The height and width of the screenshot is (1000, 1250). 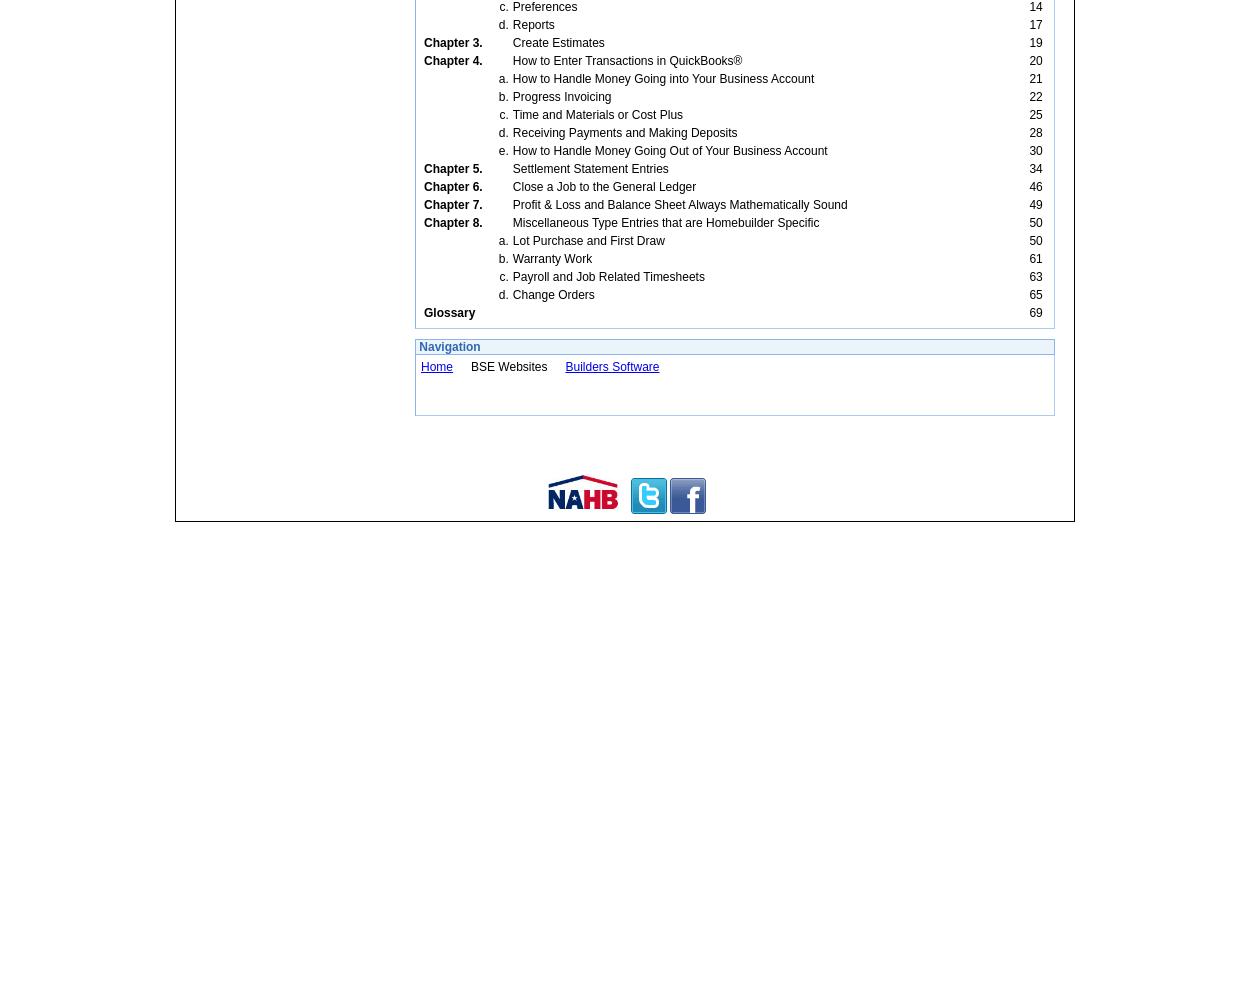 I want to click on 'Chapter 6.', so click(x=452, y=187).